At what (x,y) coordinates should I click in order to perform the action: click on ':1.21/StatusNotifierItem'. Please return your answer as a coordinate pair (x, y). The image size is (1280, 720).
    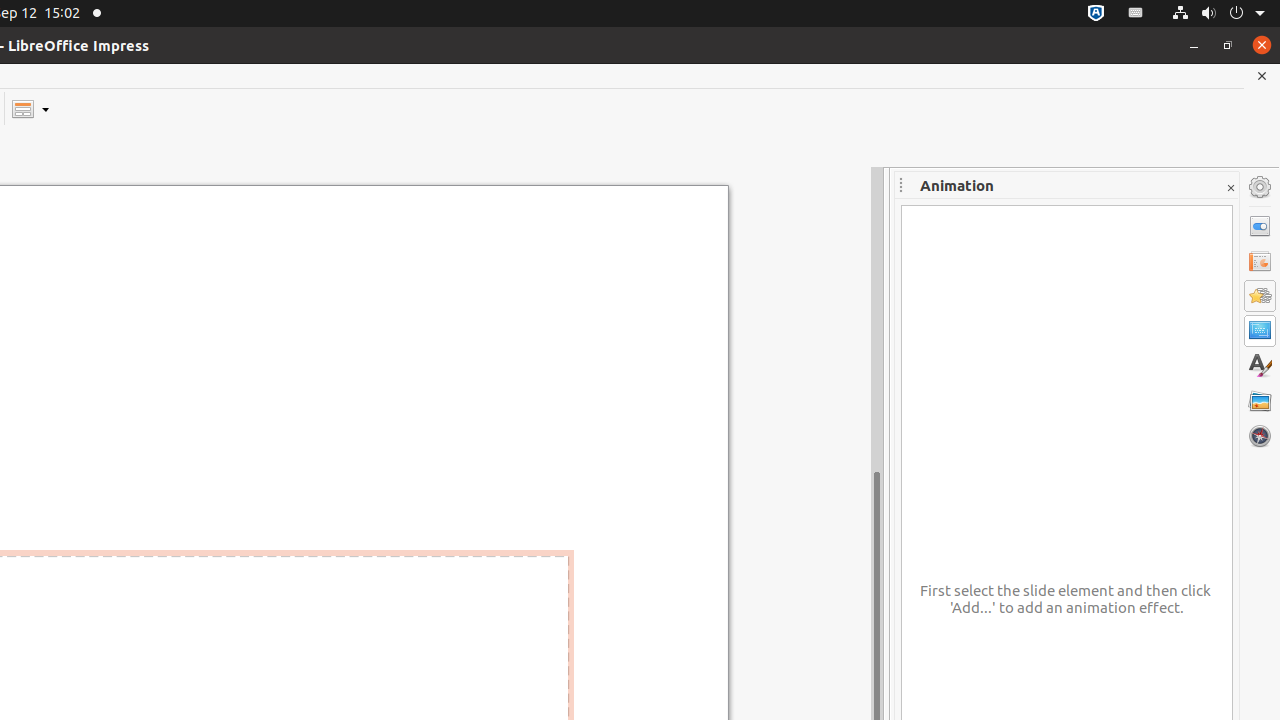
    Looking at the image, I should click on (1136, 13).